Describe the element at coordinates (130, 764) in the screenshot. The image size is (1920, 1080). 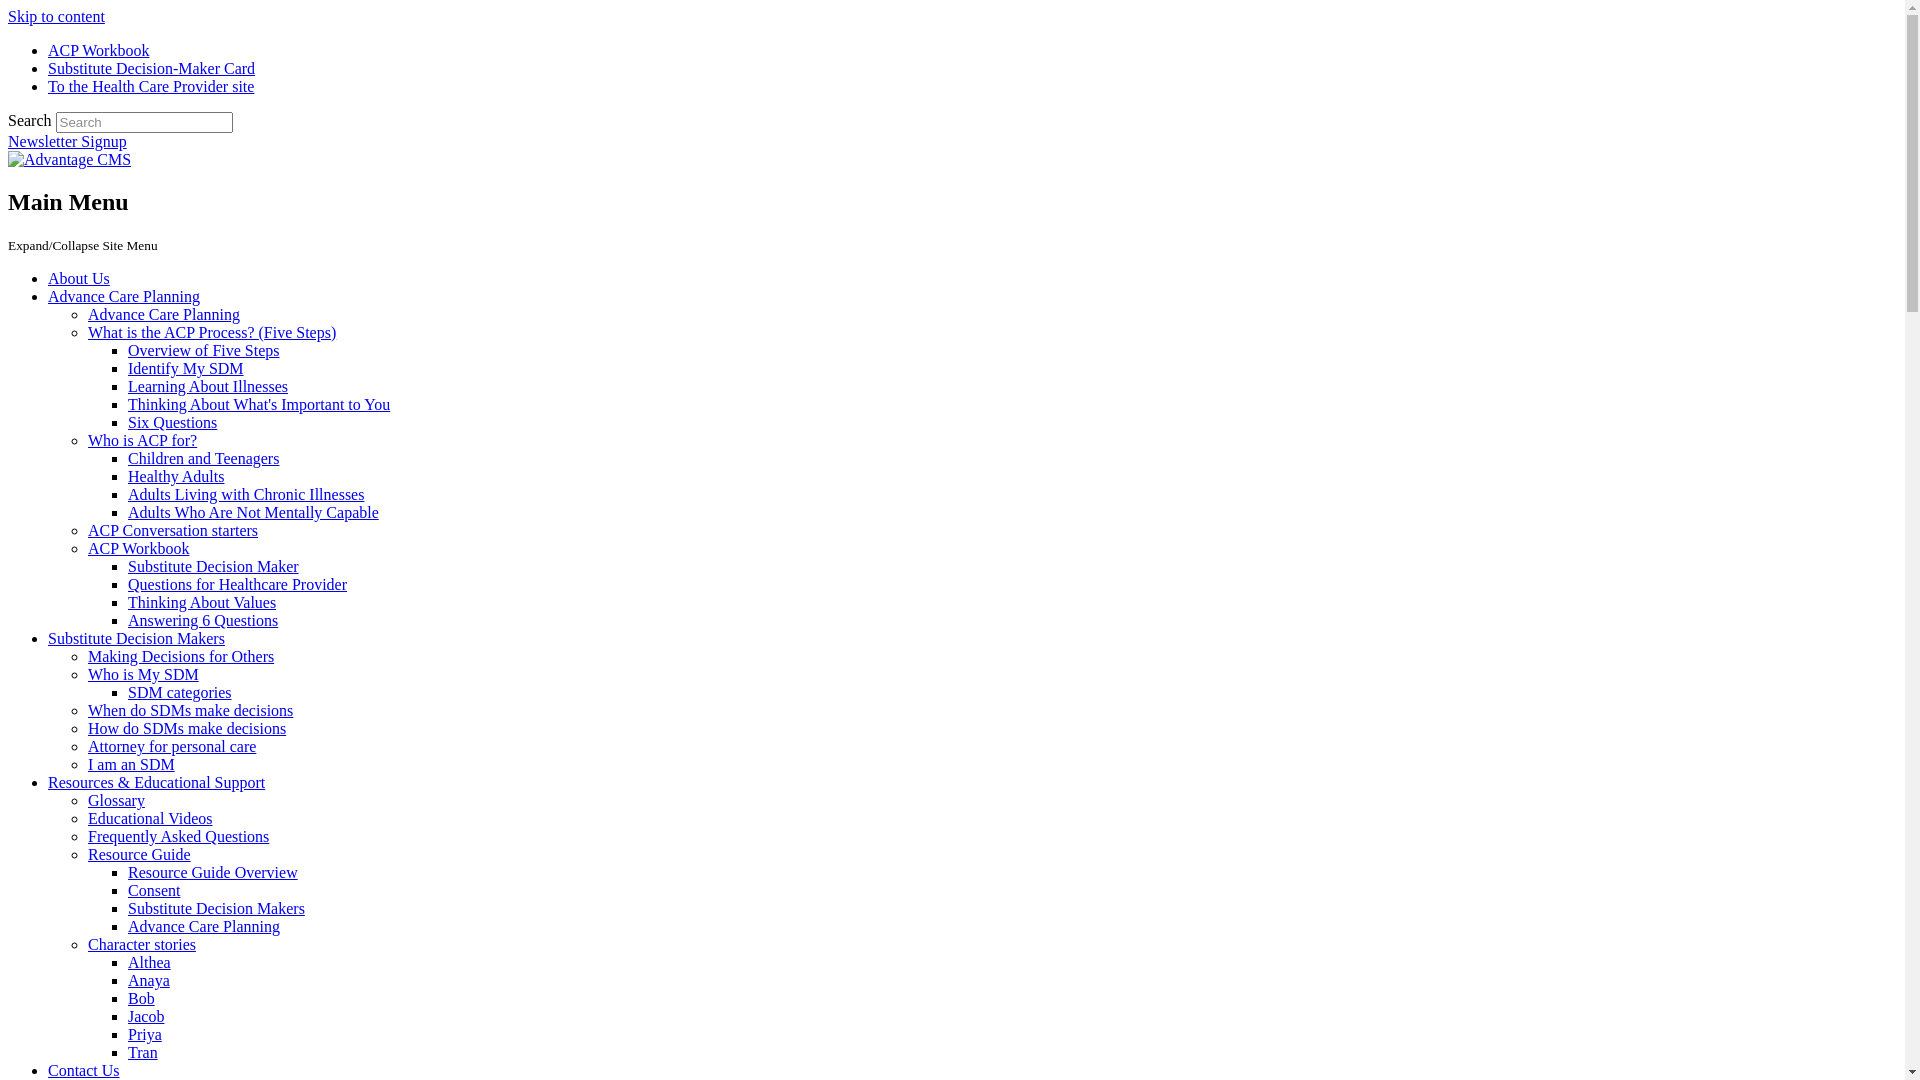
I see `'I am an SDM'` at that location.